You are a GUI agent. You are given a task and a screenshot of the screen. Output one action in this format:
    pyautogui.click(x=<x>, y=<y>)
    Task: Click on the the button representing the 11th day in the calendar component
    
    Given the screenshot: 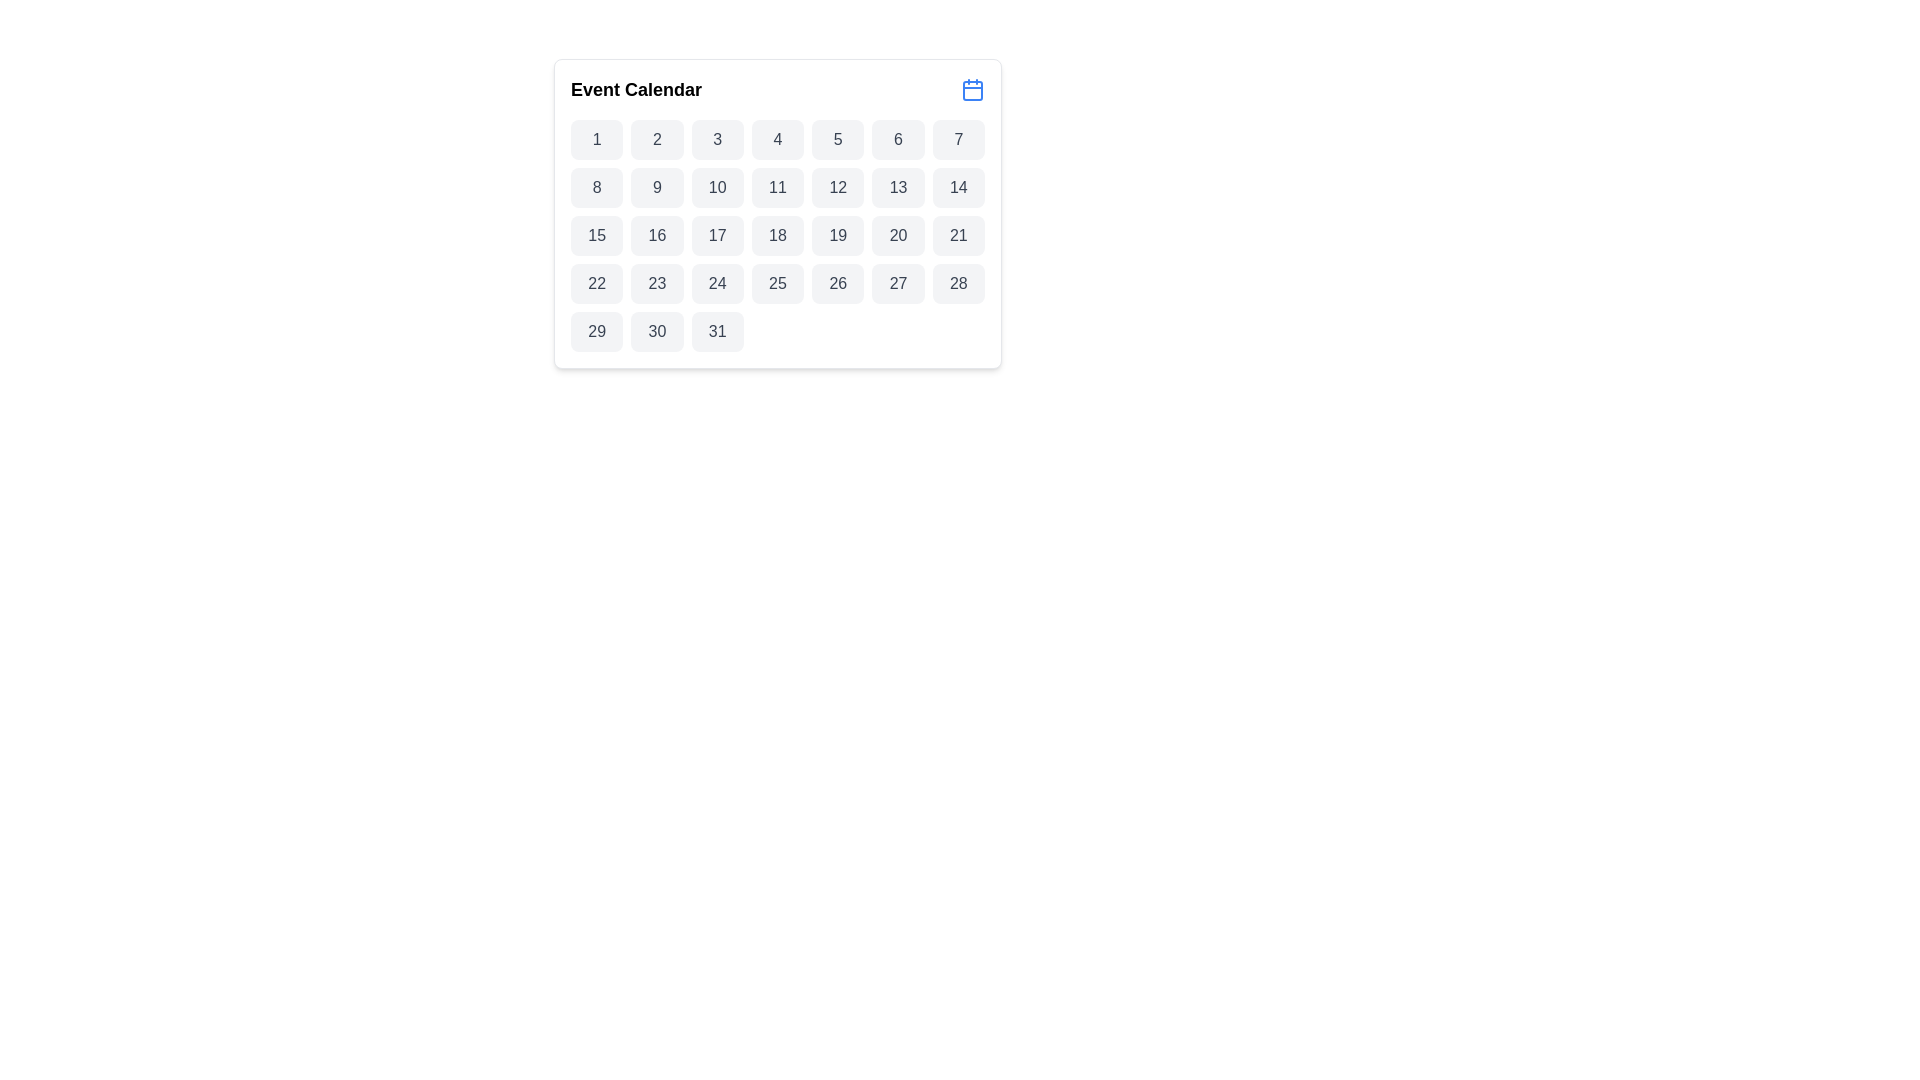 What is the action you would take?
    pyautogui.click(x=776, y=188)
    